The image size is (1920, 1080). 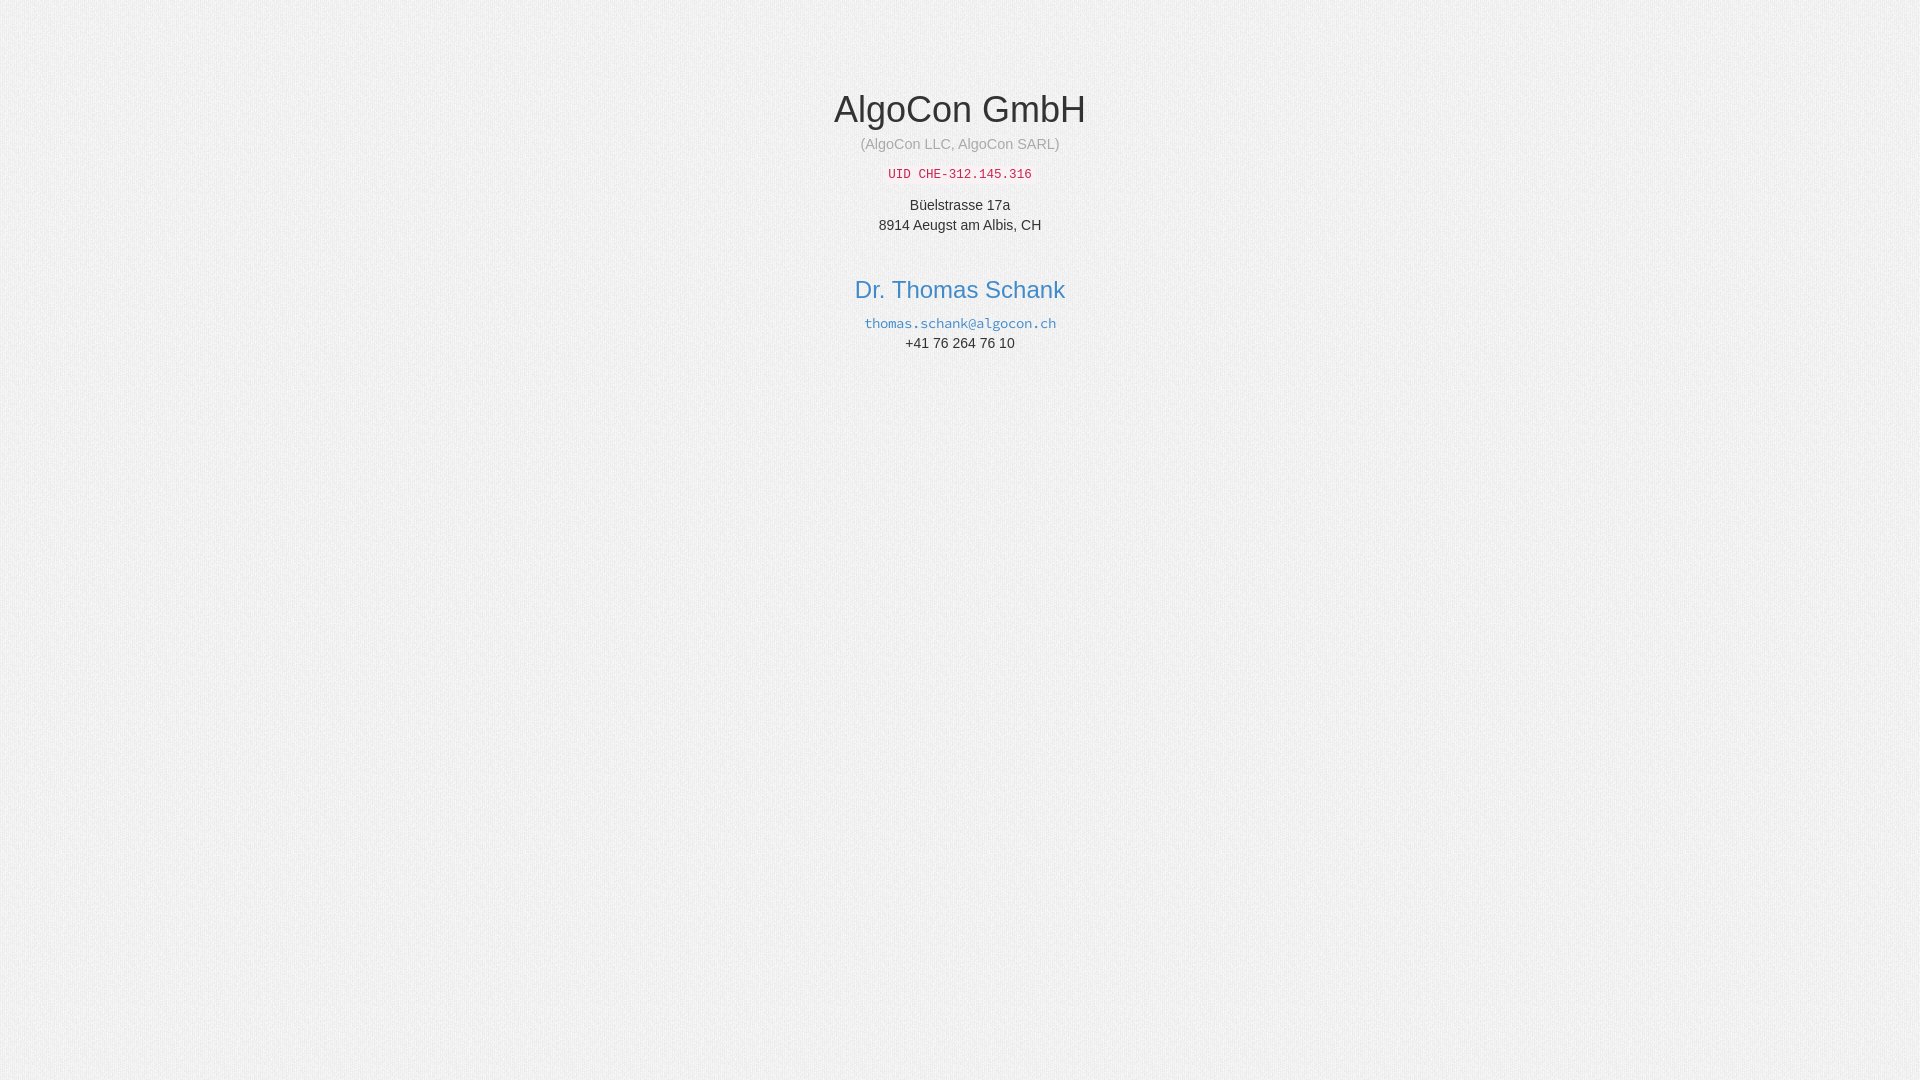 I want to click on 'Dr. Thomas Schank', so click(x=960, y=289).